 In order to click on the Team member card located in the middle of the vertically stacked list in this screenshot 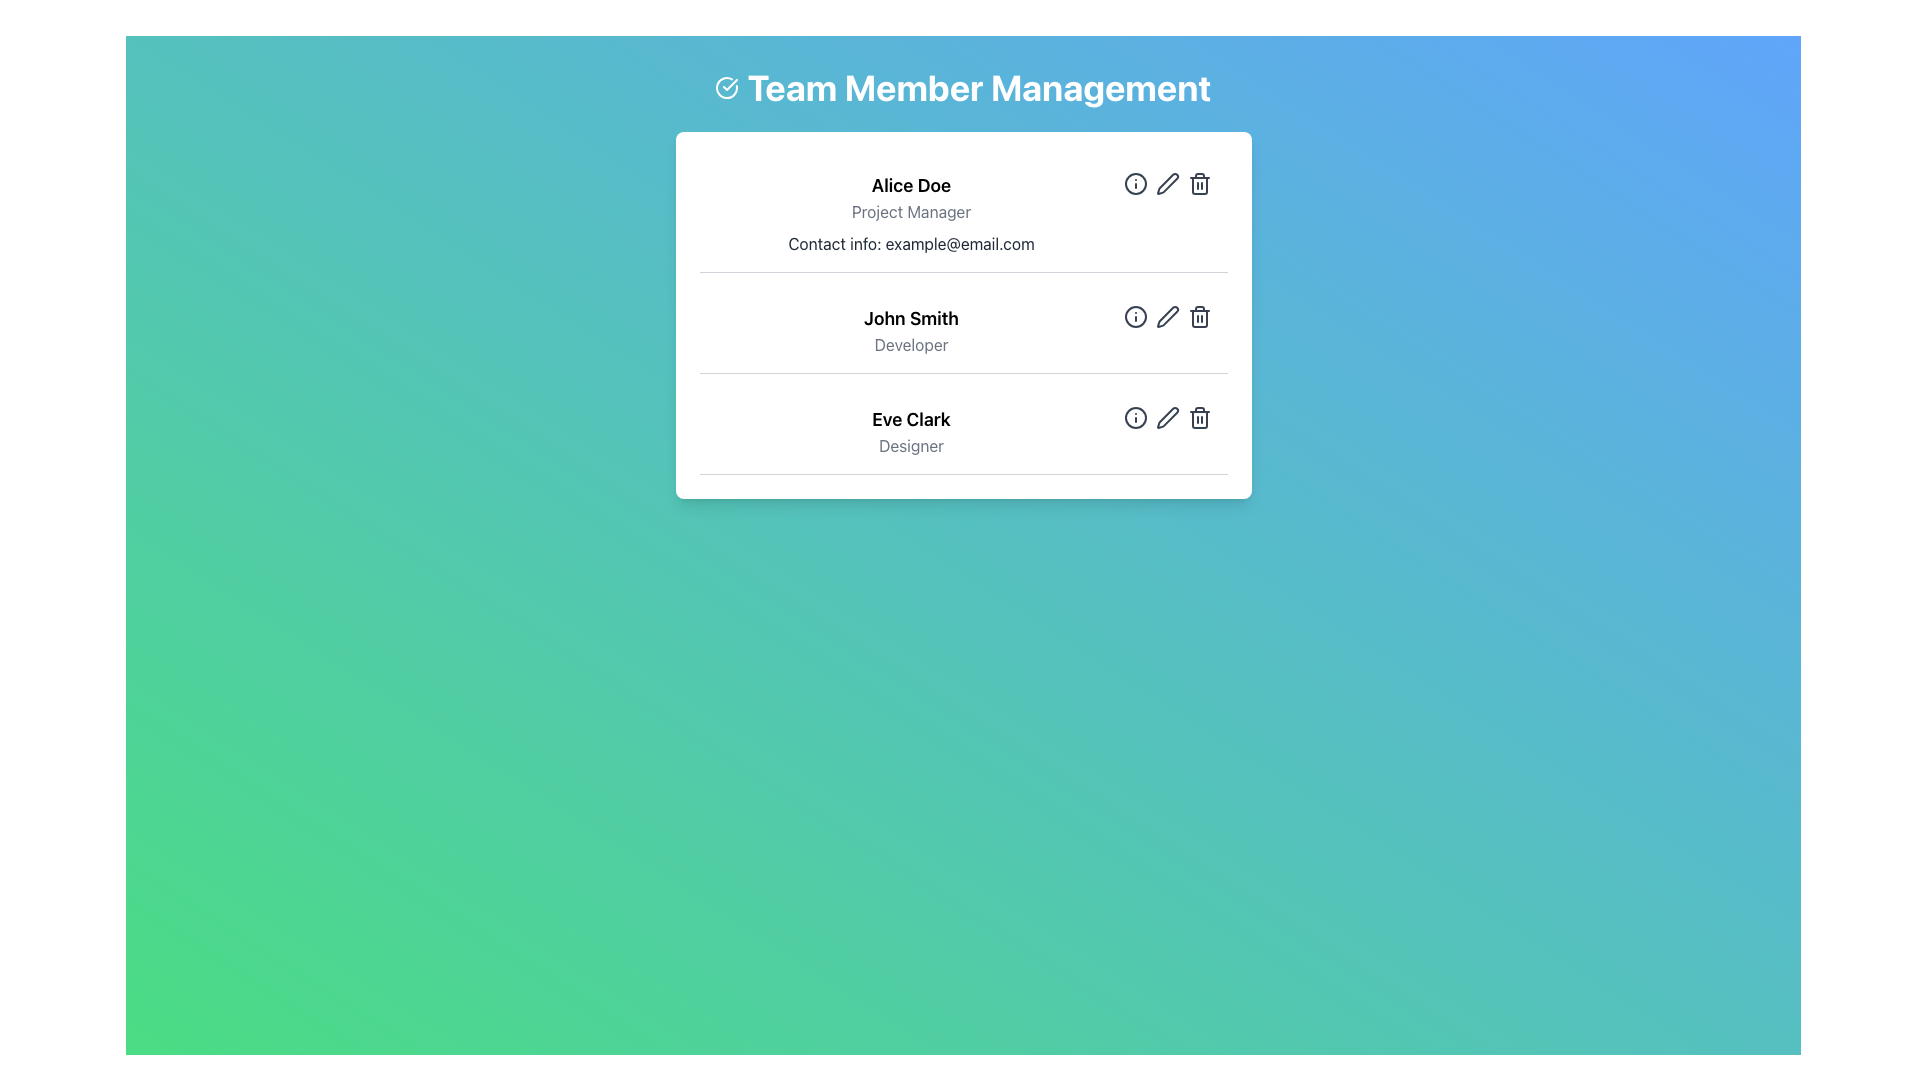, I will do `click(963, 315)`.